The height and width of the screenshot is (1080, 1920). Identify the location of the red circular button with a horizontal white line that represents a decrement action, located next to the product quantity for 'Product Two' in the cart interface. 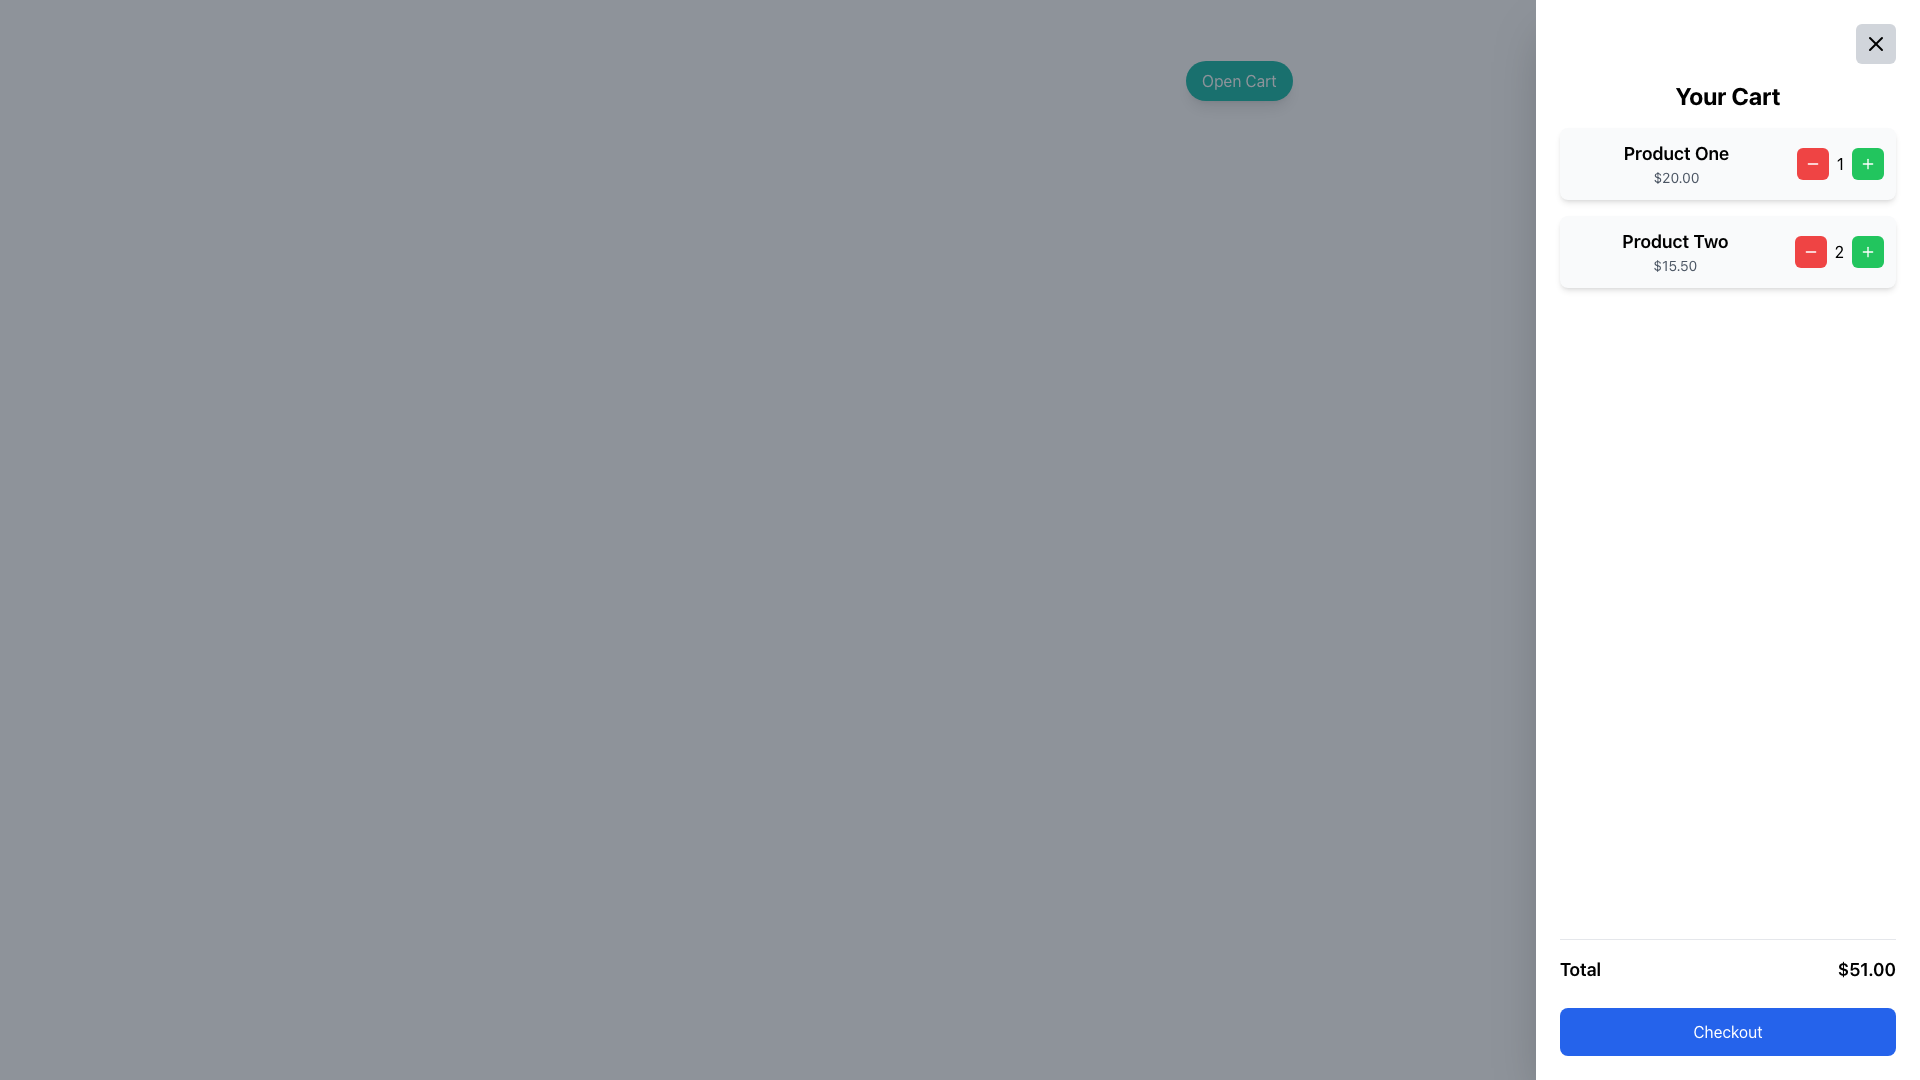
(1812, 163).